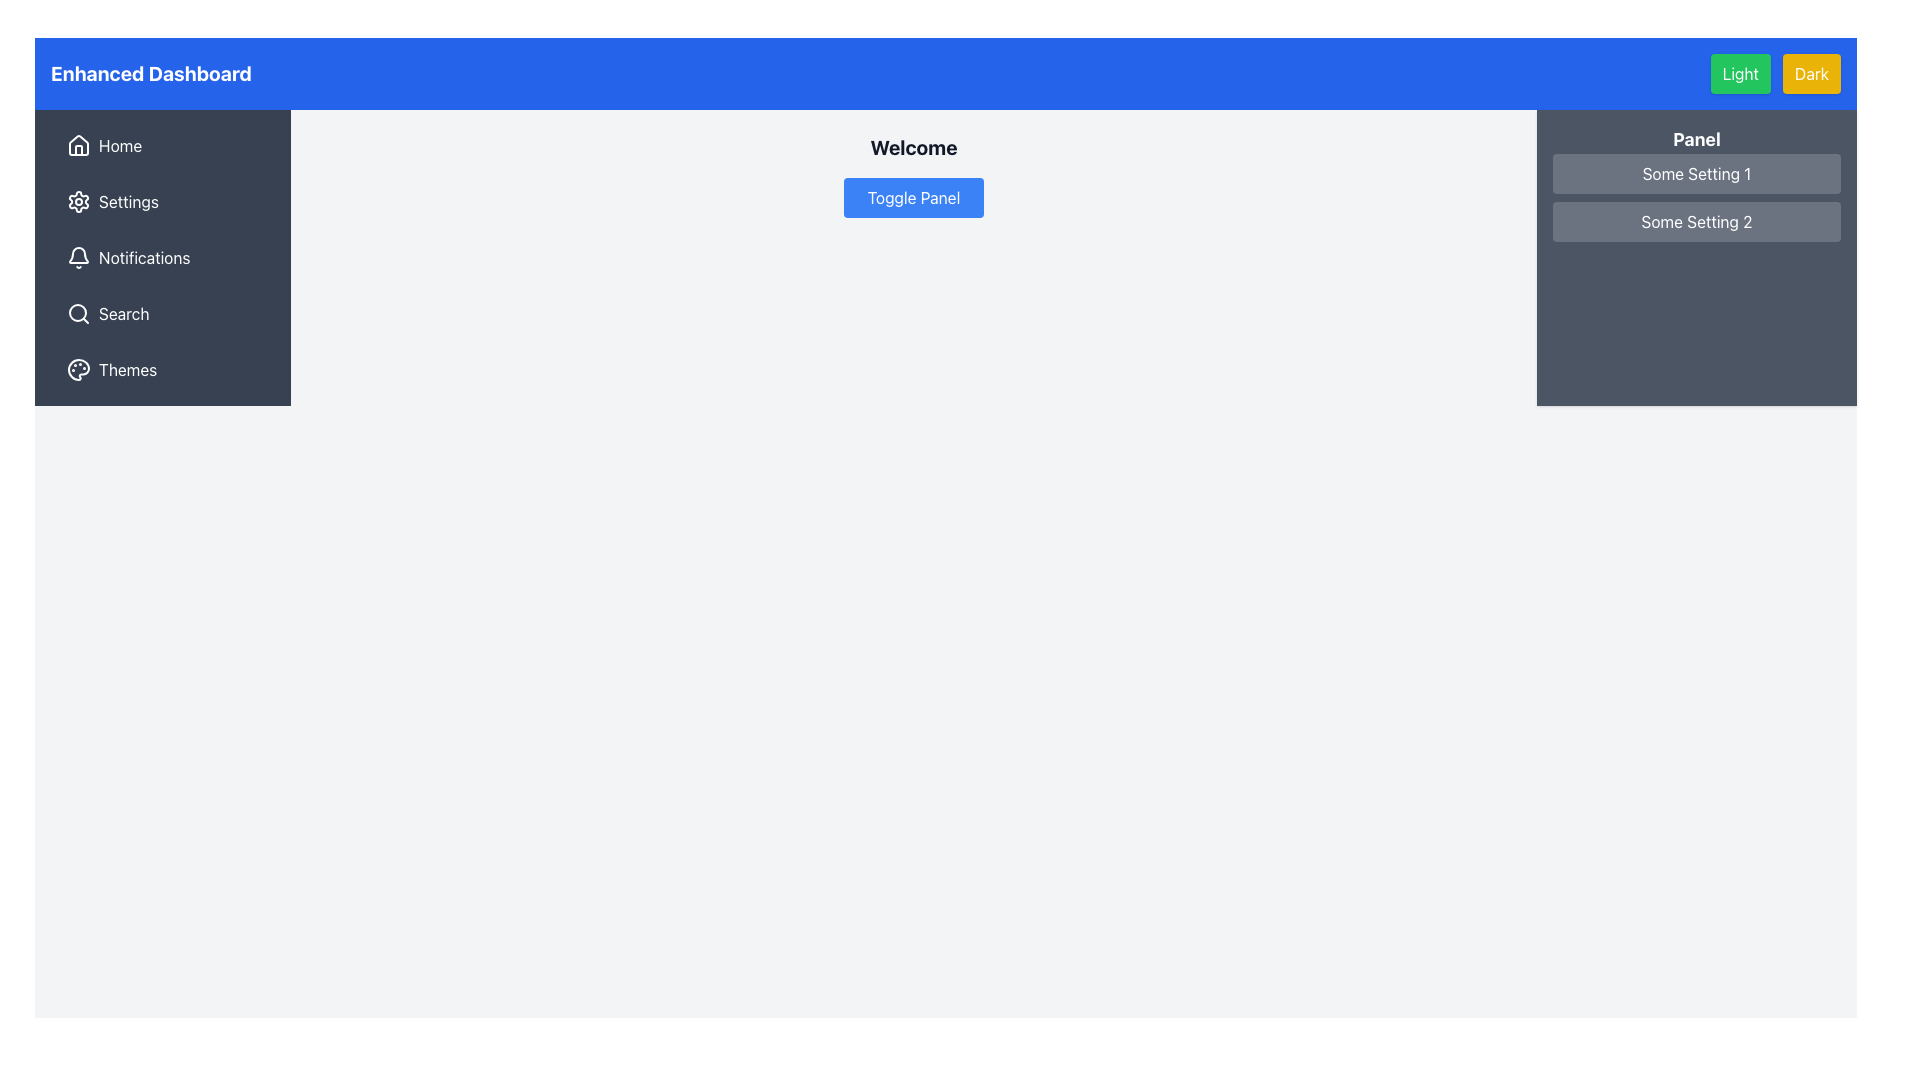  I want to click on the 'Dark' button in the Button group located in the top-right corner of the interface, adjacent to the title 'Enhanced Dashboard', so click(1775, 72).